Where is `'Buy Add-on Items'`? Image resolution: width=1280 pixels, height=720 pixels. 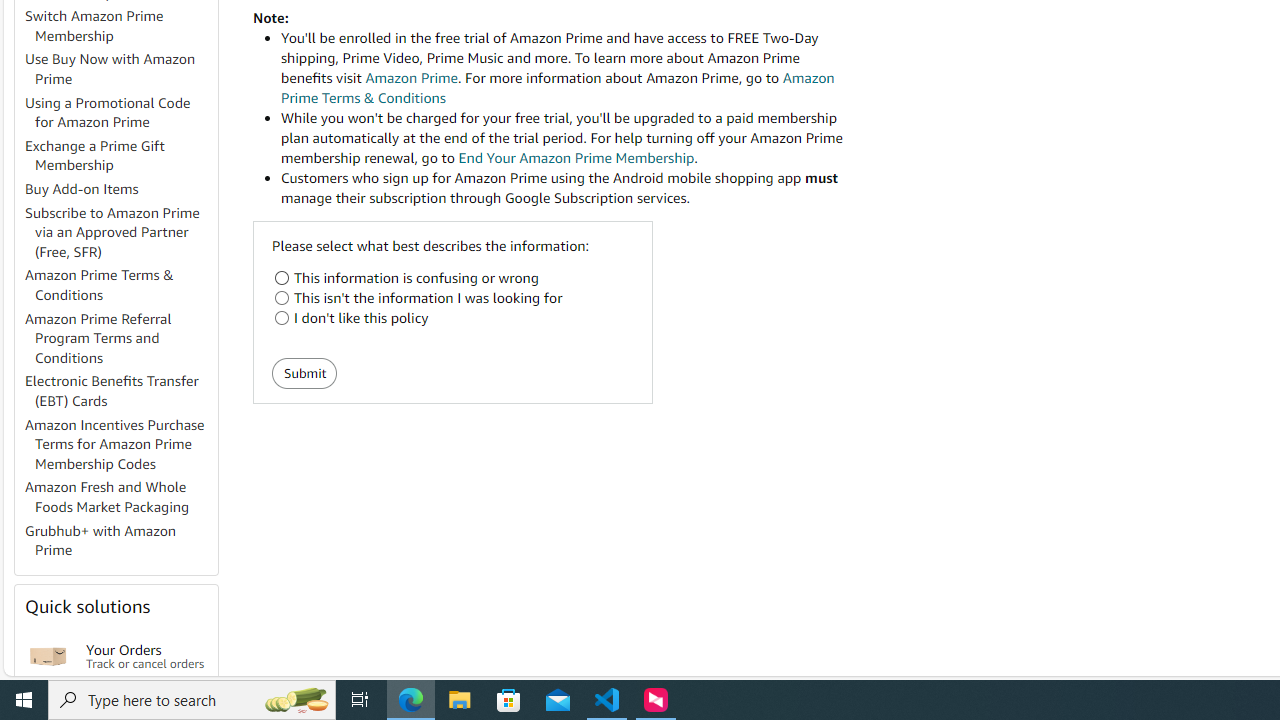 'Buy Add-on Items' is located at coordinates (119, 190).